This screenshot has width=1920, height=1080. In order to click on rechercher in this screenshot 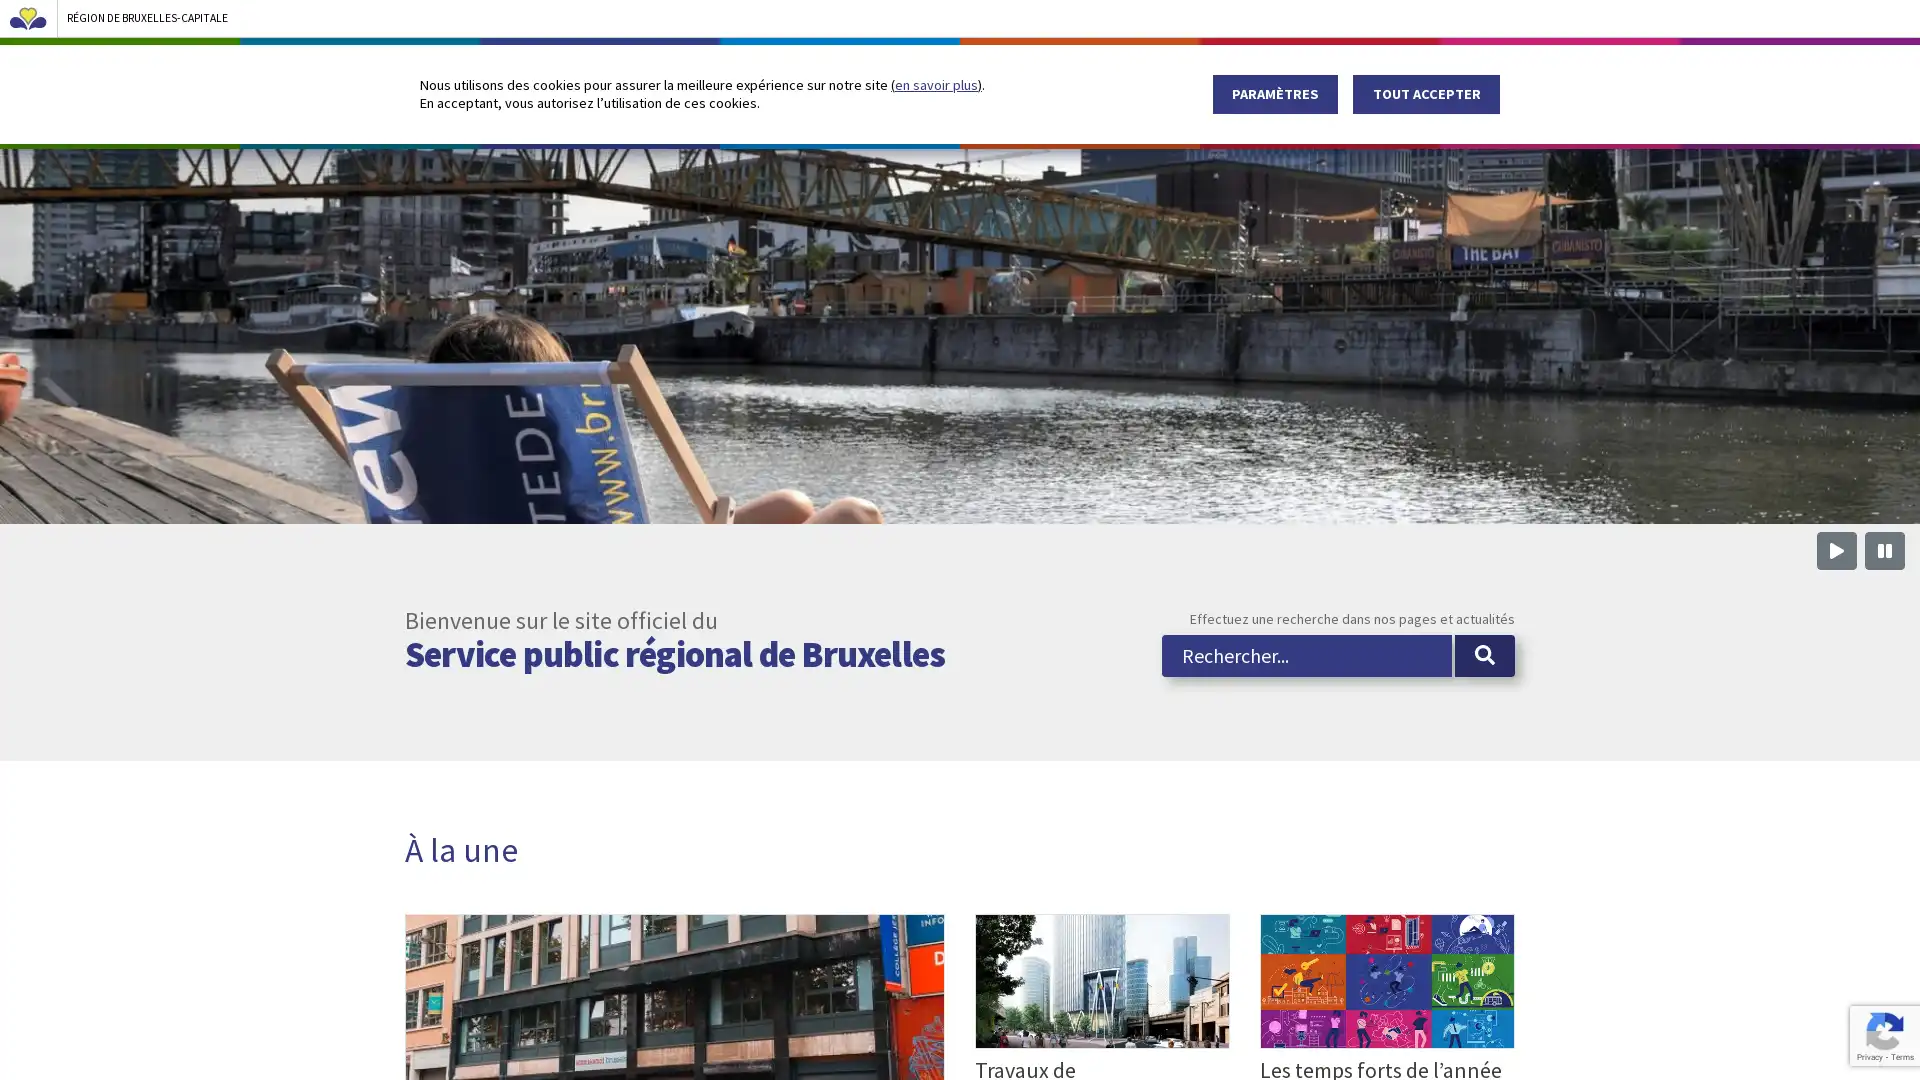, I will do `click(1483, 61)`.